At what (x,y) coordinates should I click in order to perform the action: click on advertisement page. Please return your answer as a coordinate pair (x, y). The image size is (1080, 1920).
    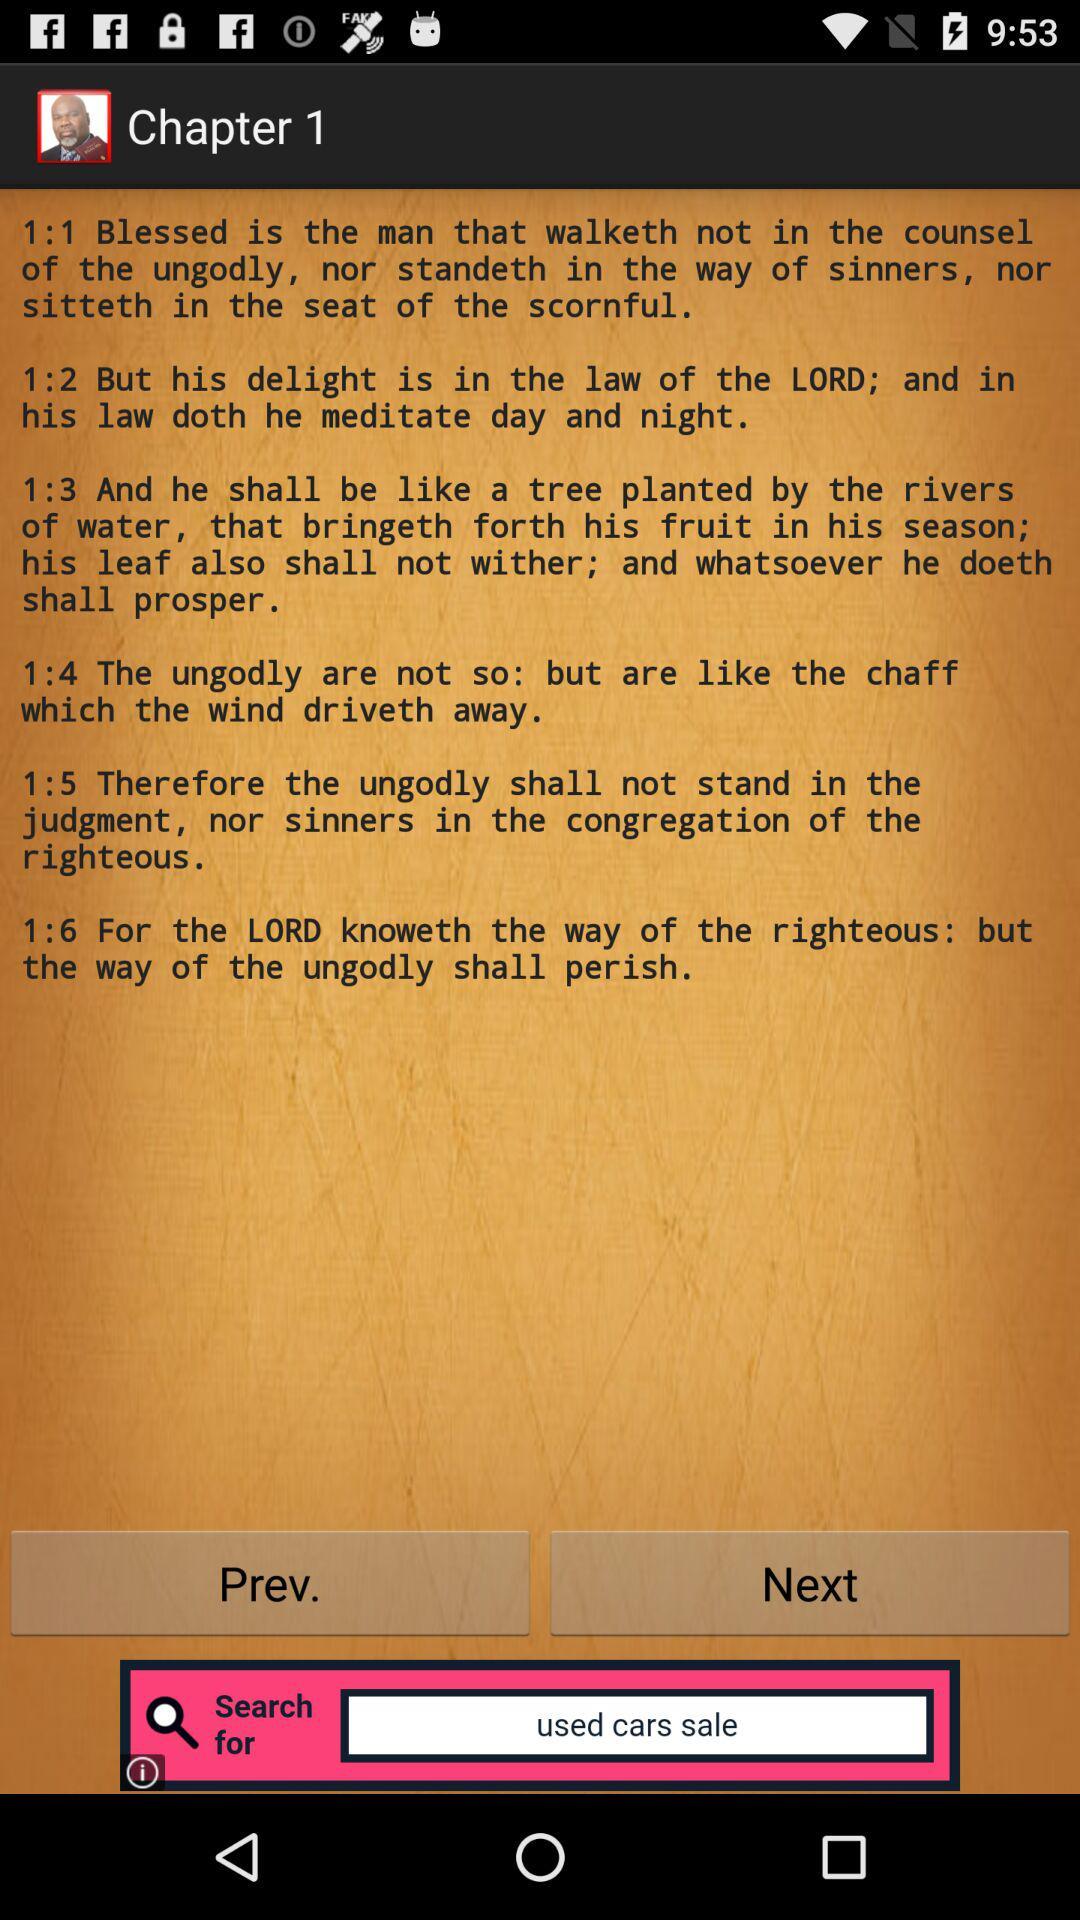
    Looking at the image, I should click on (540, 1724).